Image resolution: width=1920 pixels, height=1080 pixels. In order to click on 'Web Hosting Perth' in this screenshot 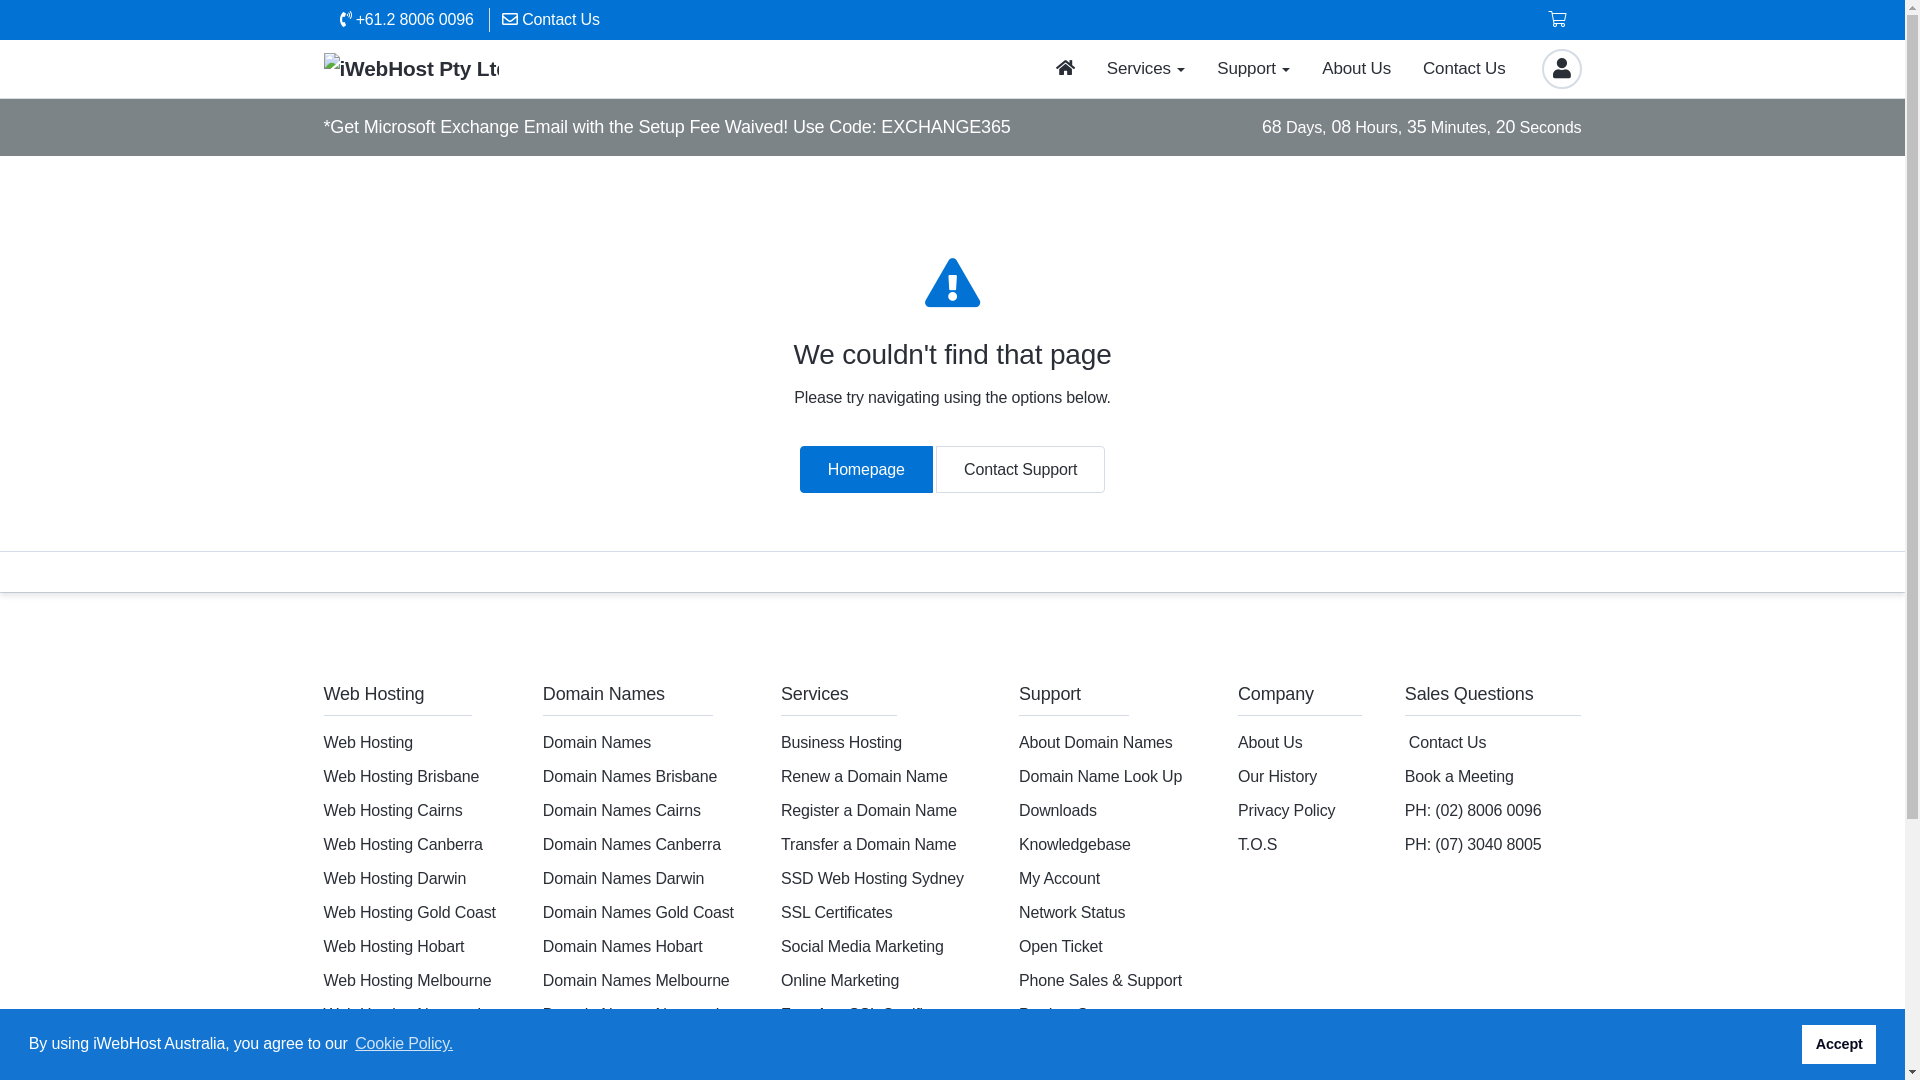, I will do `click(389, 1047)`.